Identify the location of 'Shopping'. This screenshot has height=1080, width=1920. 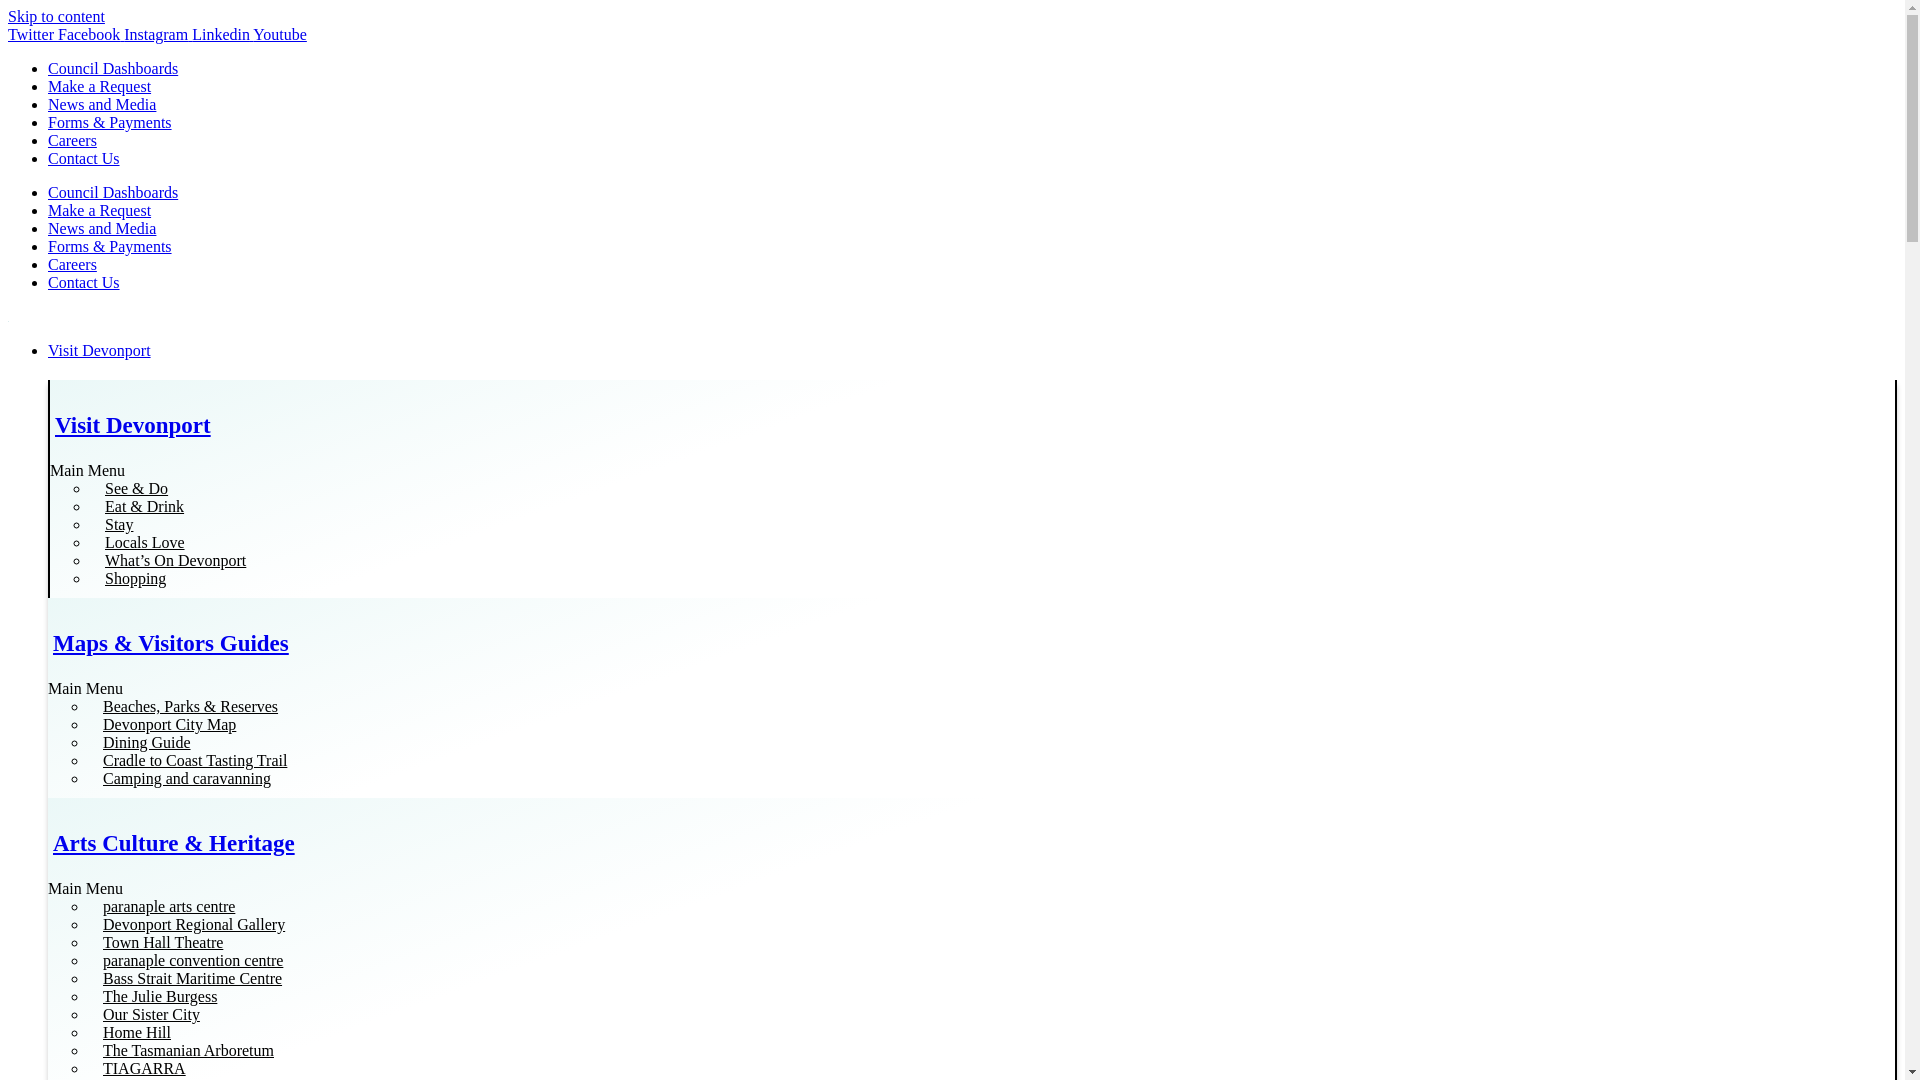
(134, 578).